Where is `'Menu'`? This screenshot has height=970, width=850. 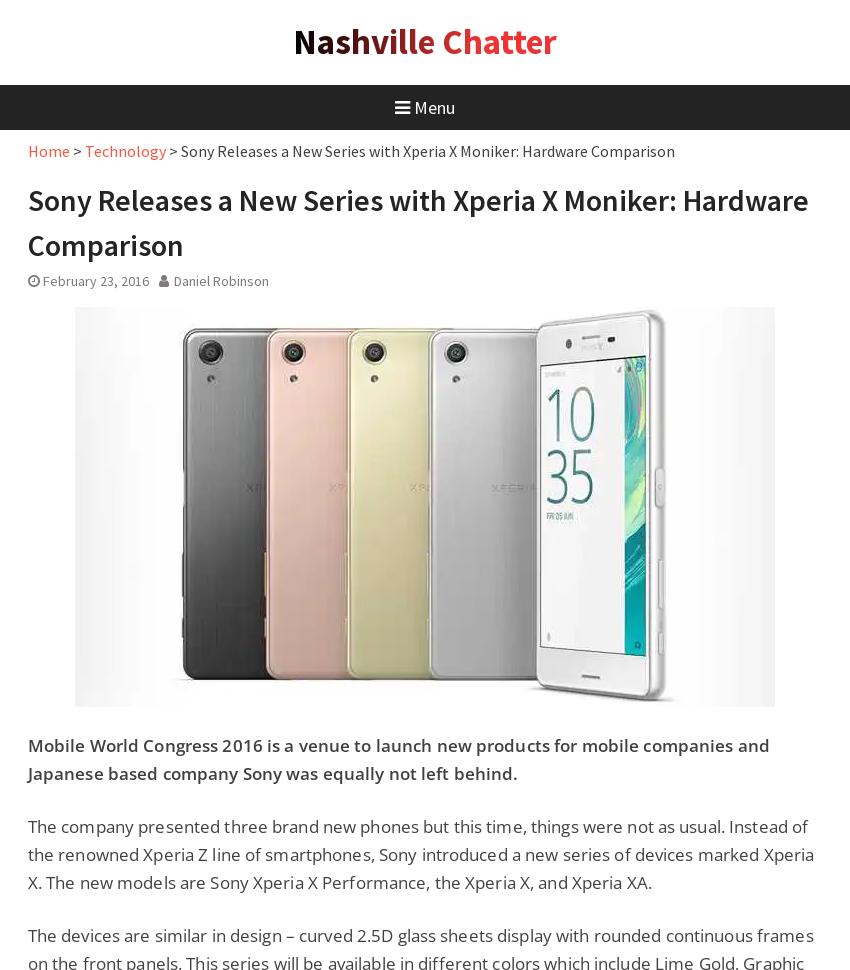
'Menu' is located at coordinates (433, 107).